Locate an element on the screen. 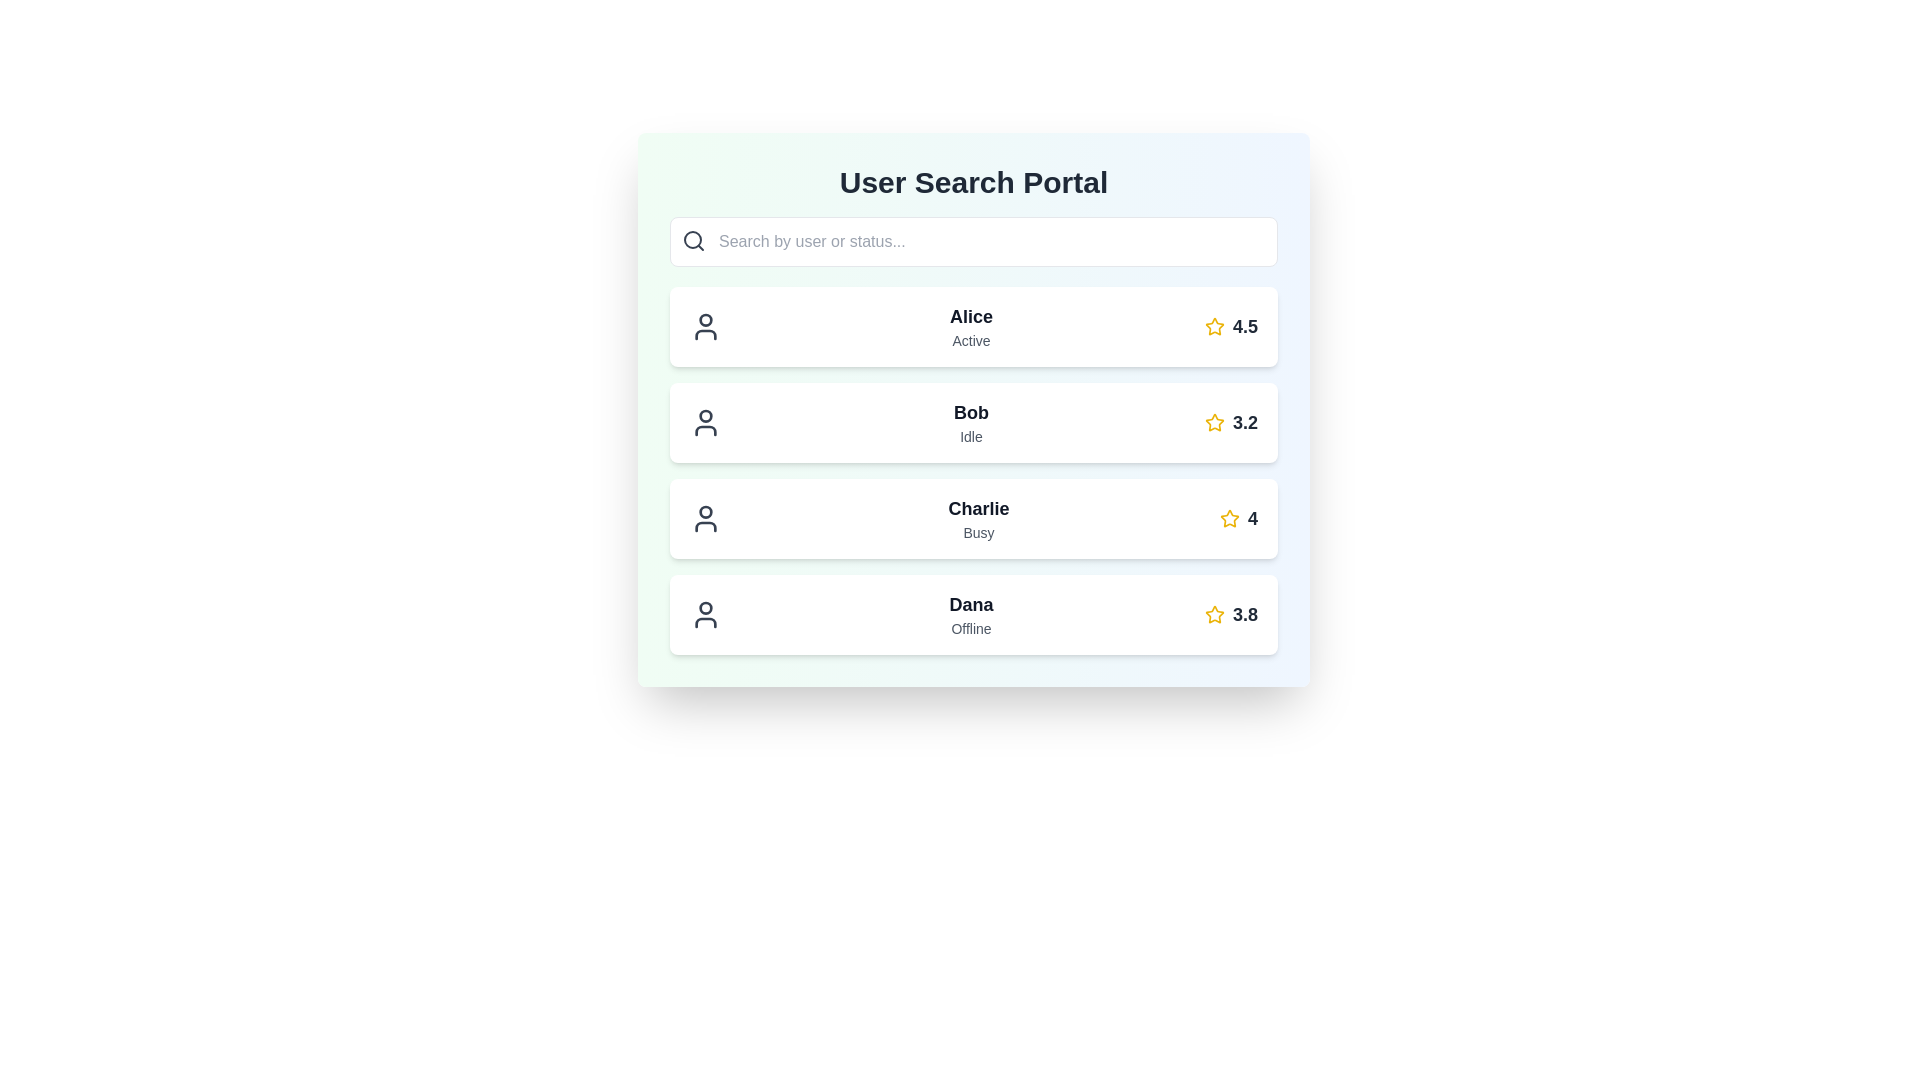  the bold, large-sized text reading 'Bob' is located at coordinates (971, 411).